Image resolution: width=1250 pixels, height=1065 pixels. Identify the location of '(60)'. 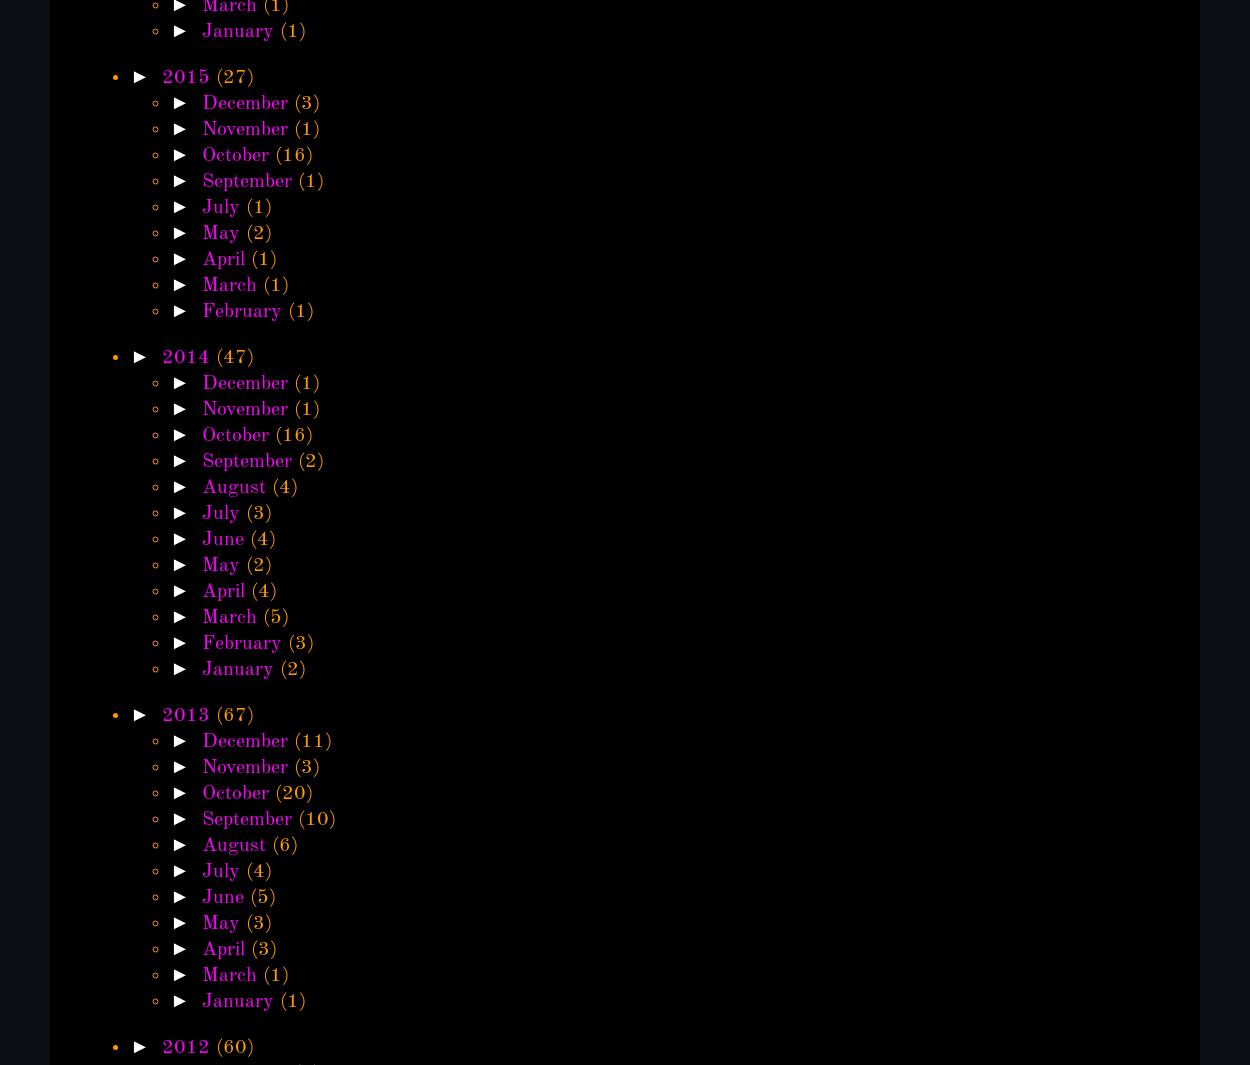
(233, 1047).